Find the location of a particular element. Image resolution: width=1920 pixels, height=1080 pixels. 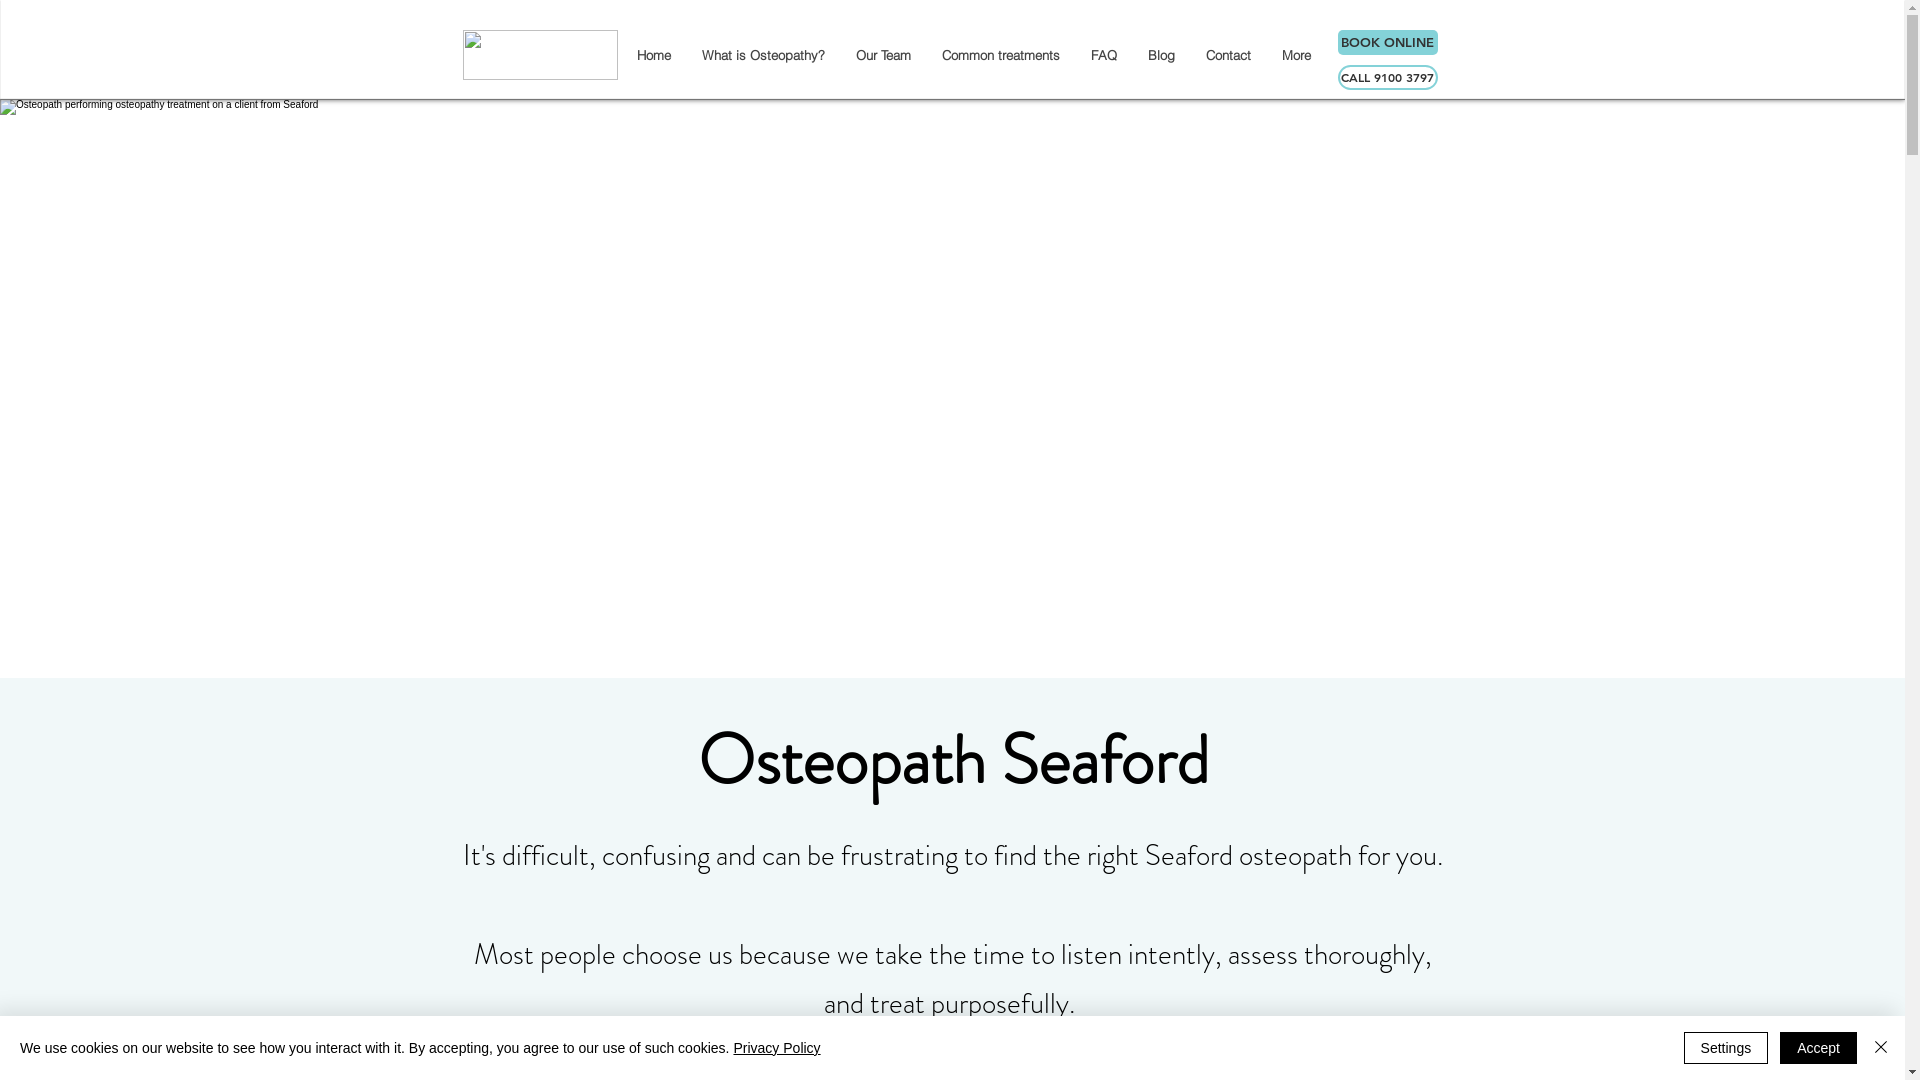

'CALL 9100 3797' is located at coordinates (1386, 76).